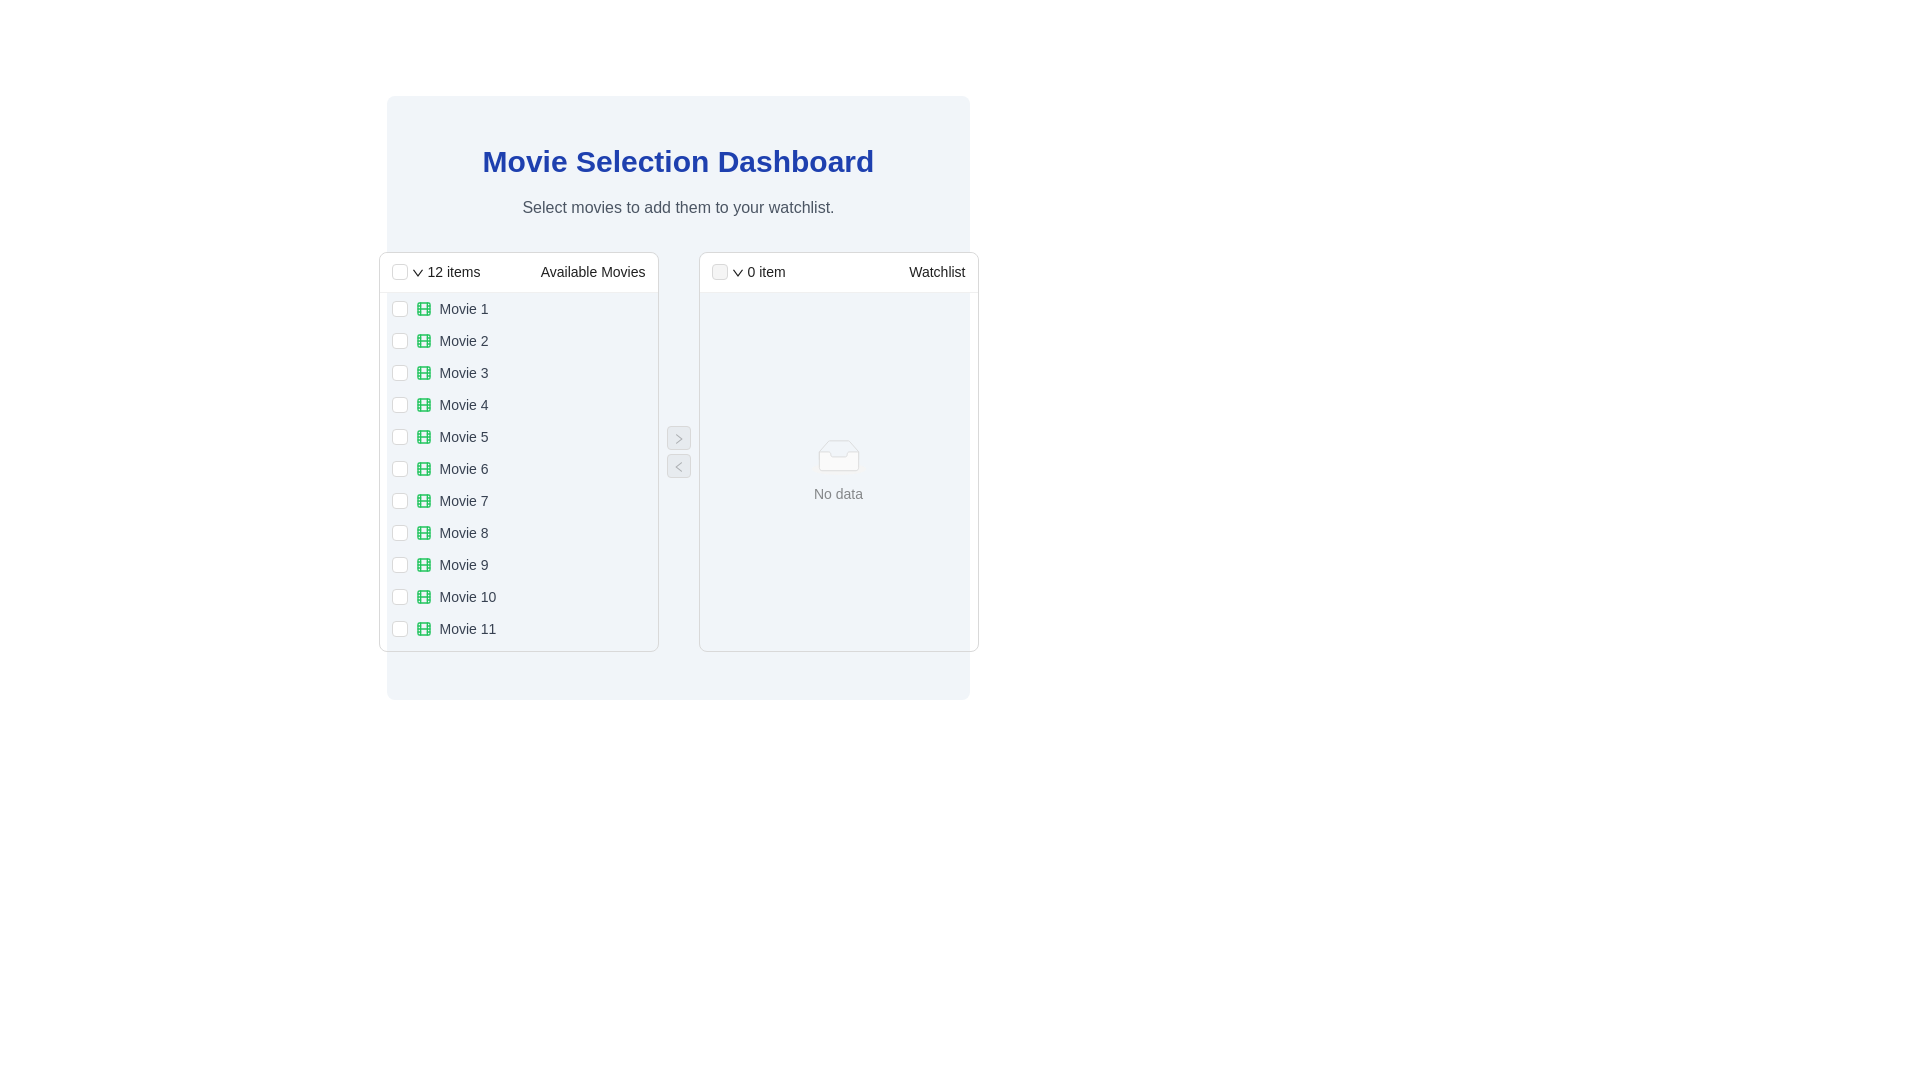 This screenshot has height=1080, width=1920. What do you see at coordinates (422, 339) in the screenshot?
I see `the movie icon next to 'Movie 2' in the second row of the movies list` at bounding box center [422, 339].